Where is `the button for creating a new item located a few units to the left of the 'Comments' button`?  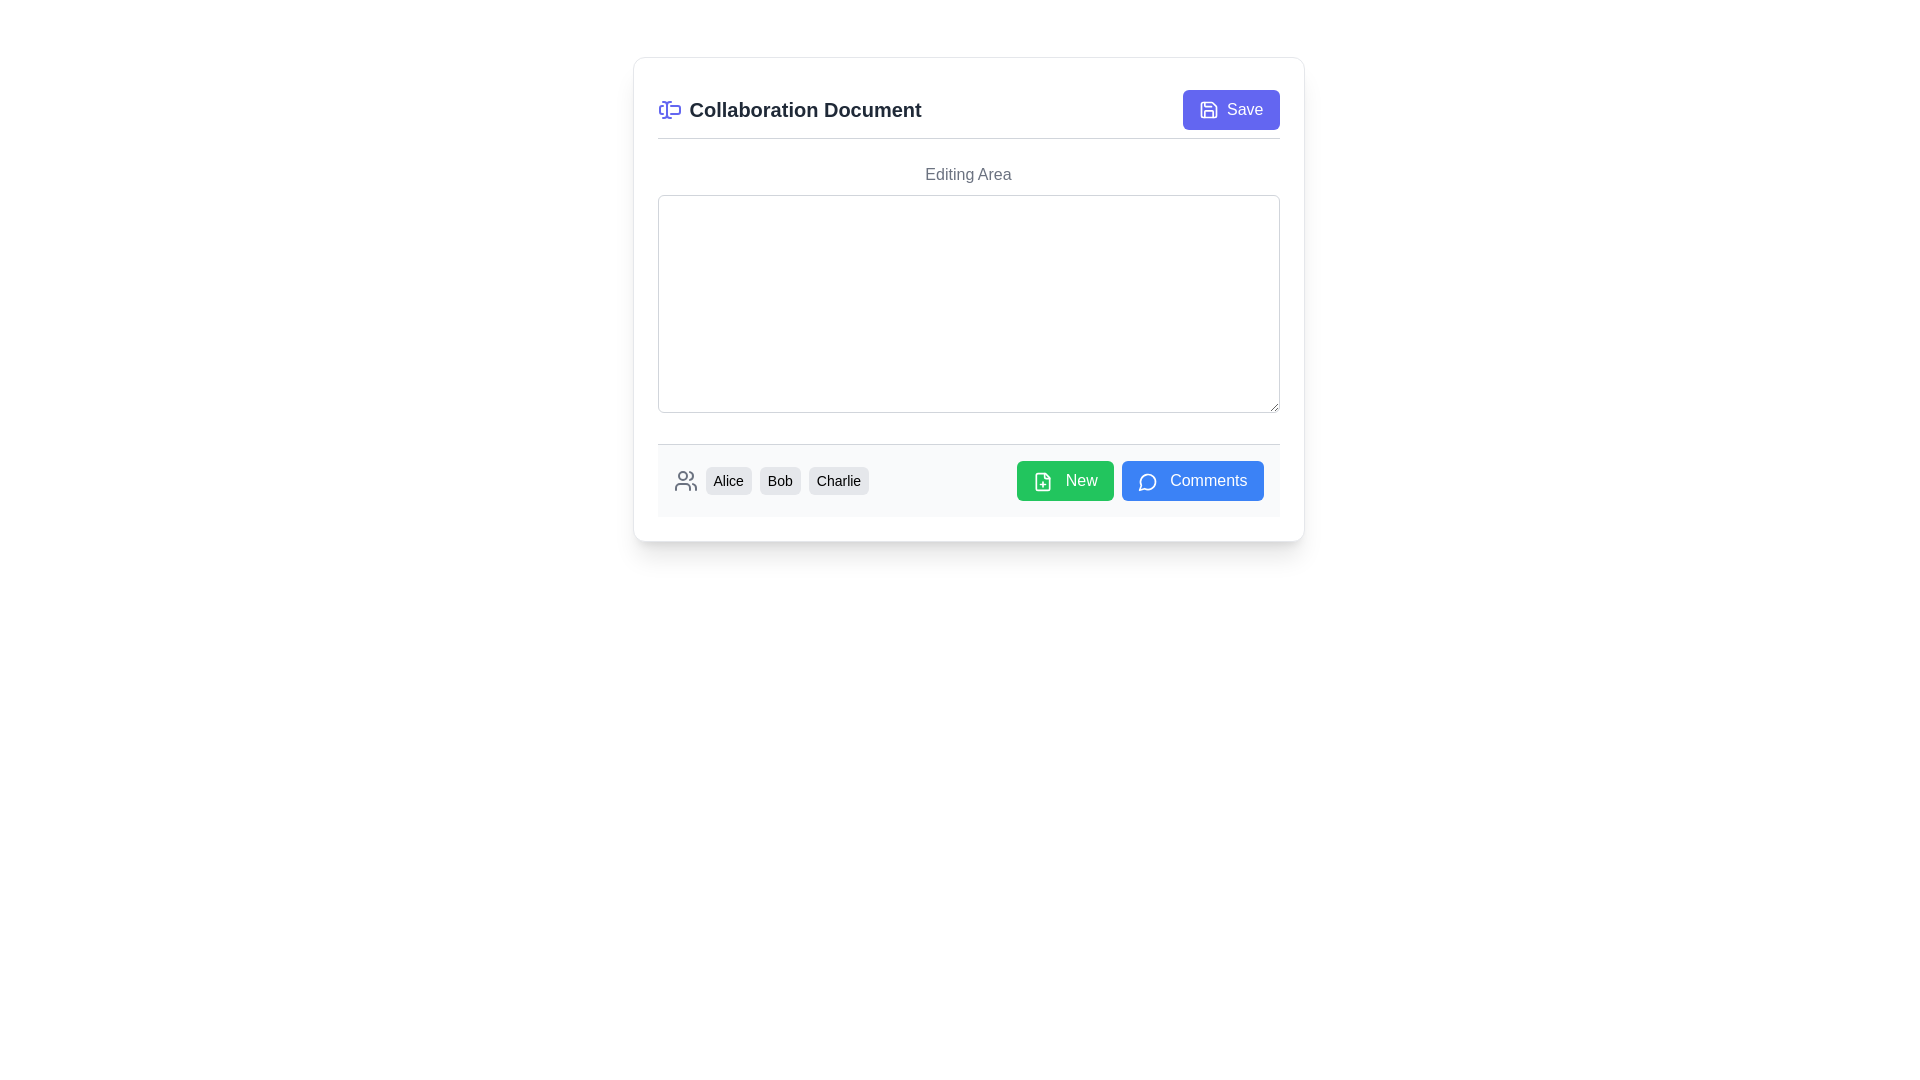 the button for creating a new item located a few units to the left of the 'Comments' button is located at coordinates (1064, 481).